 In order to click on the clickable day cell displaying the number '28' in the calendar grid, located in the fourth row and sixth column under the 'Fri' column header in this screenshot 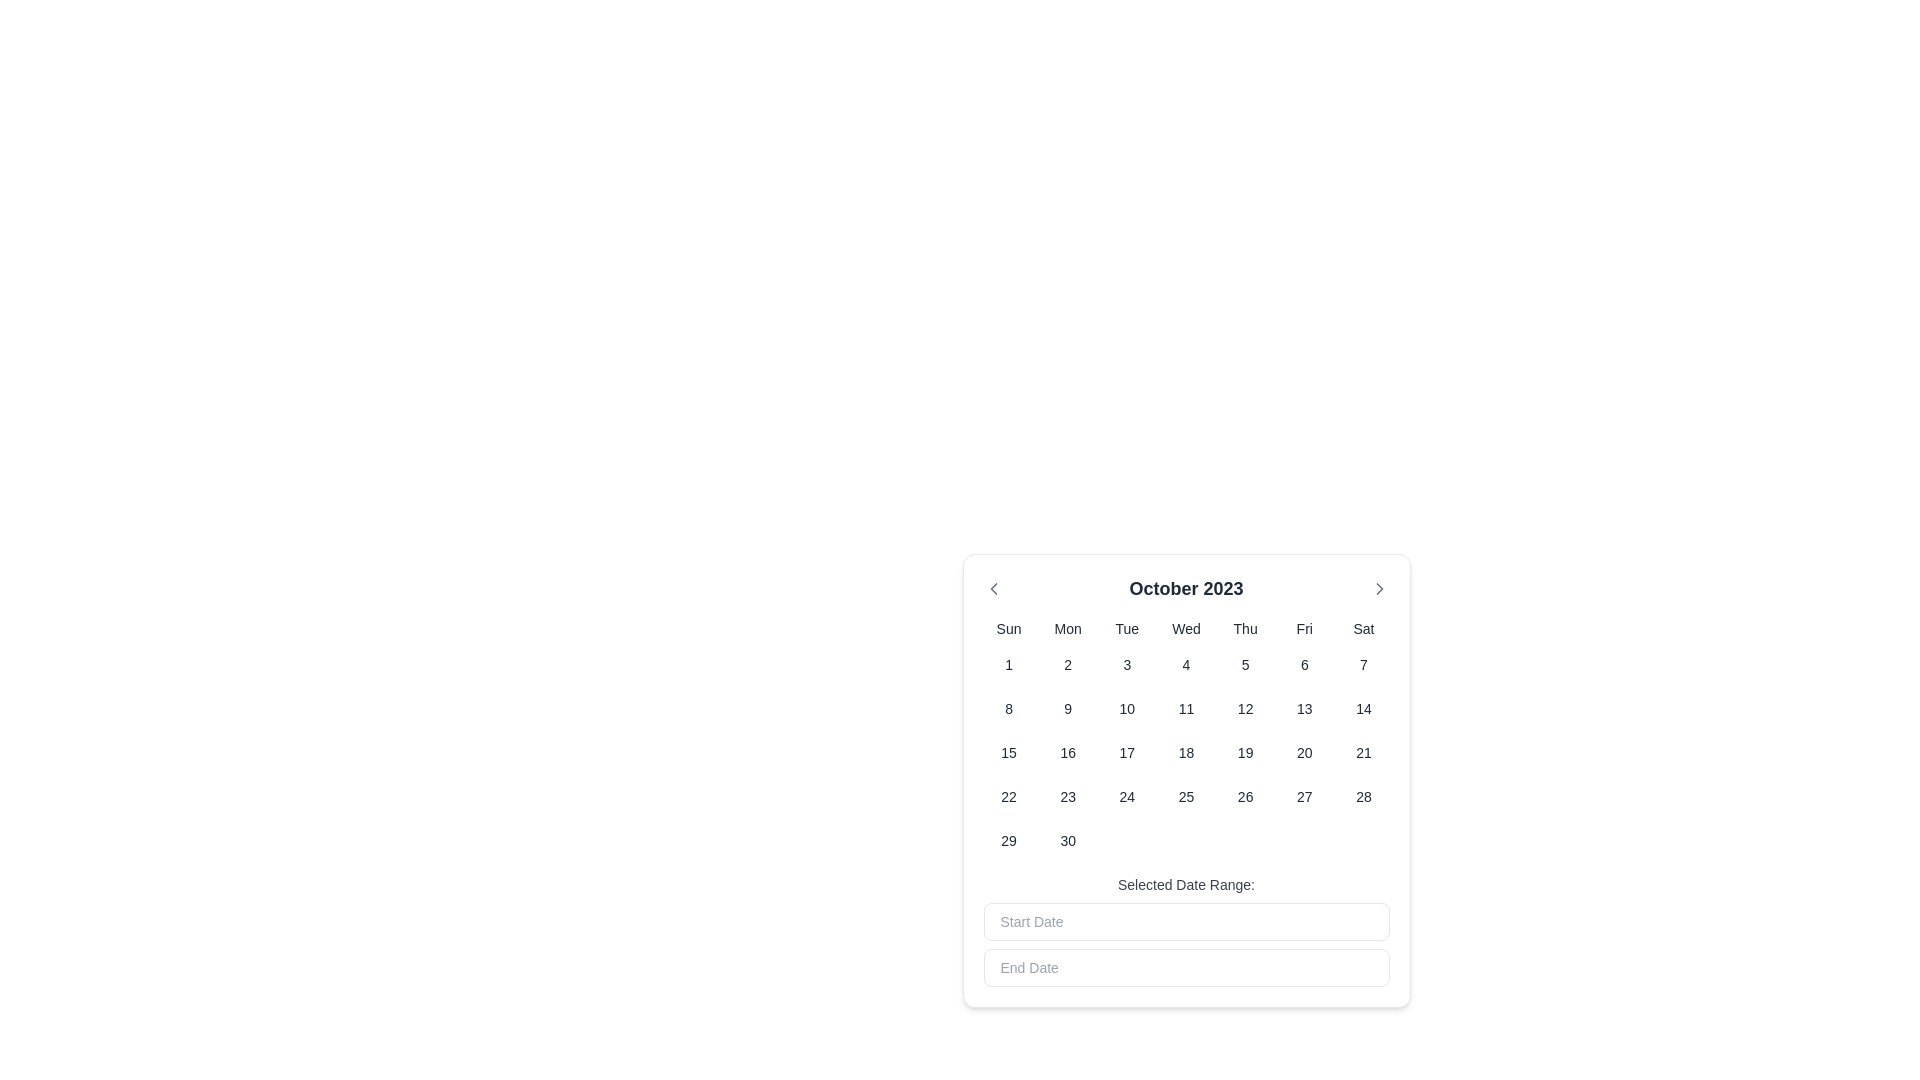, I will do `click(1362, 796)`.